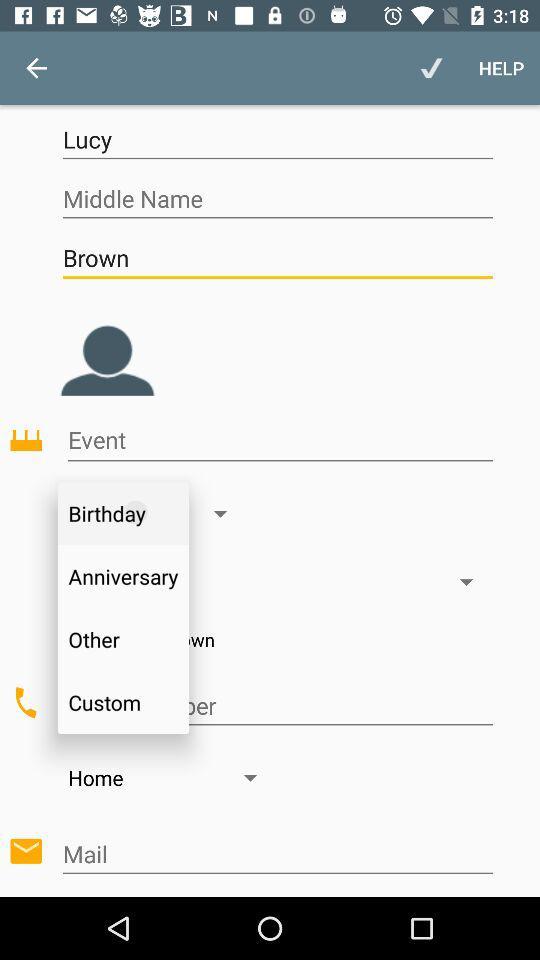  Describe the element at coordinates (107, 345) in the screenshot. I see `set profile picture option` at that location.